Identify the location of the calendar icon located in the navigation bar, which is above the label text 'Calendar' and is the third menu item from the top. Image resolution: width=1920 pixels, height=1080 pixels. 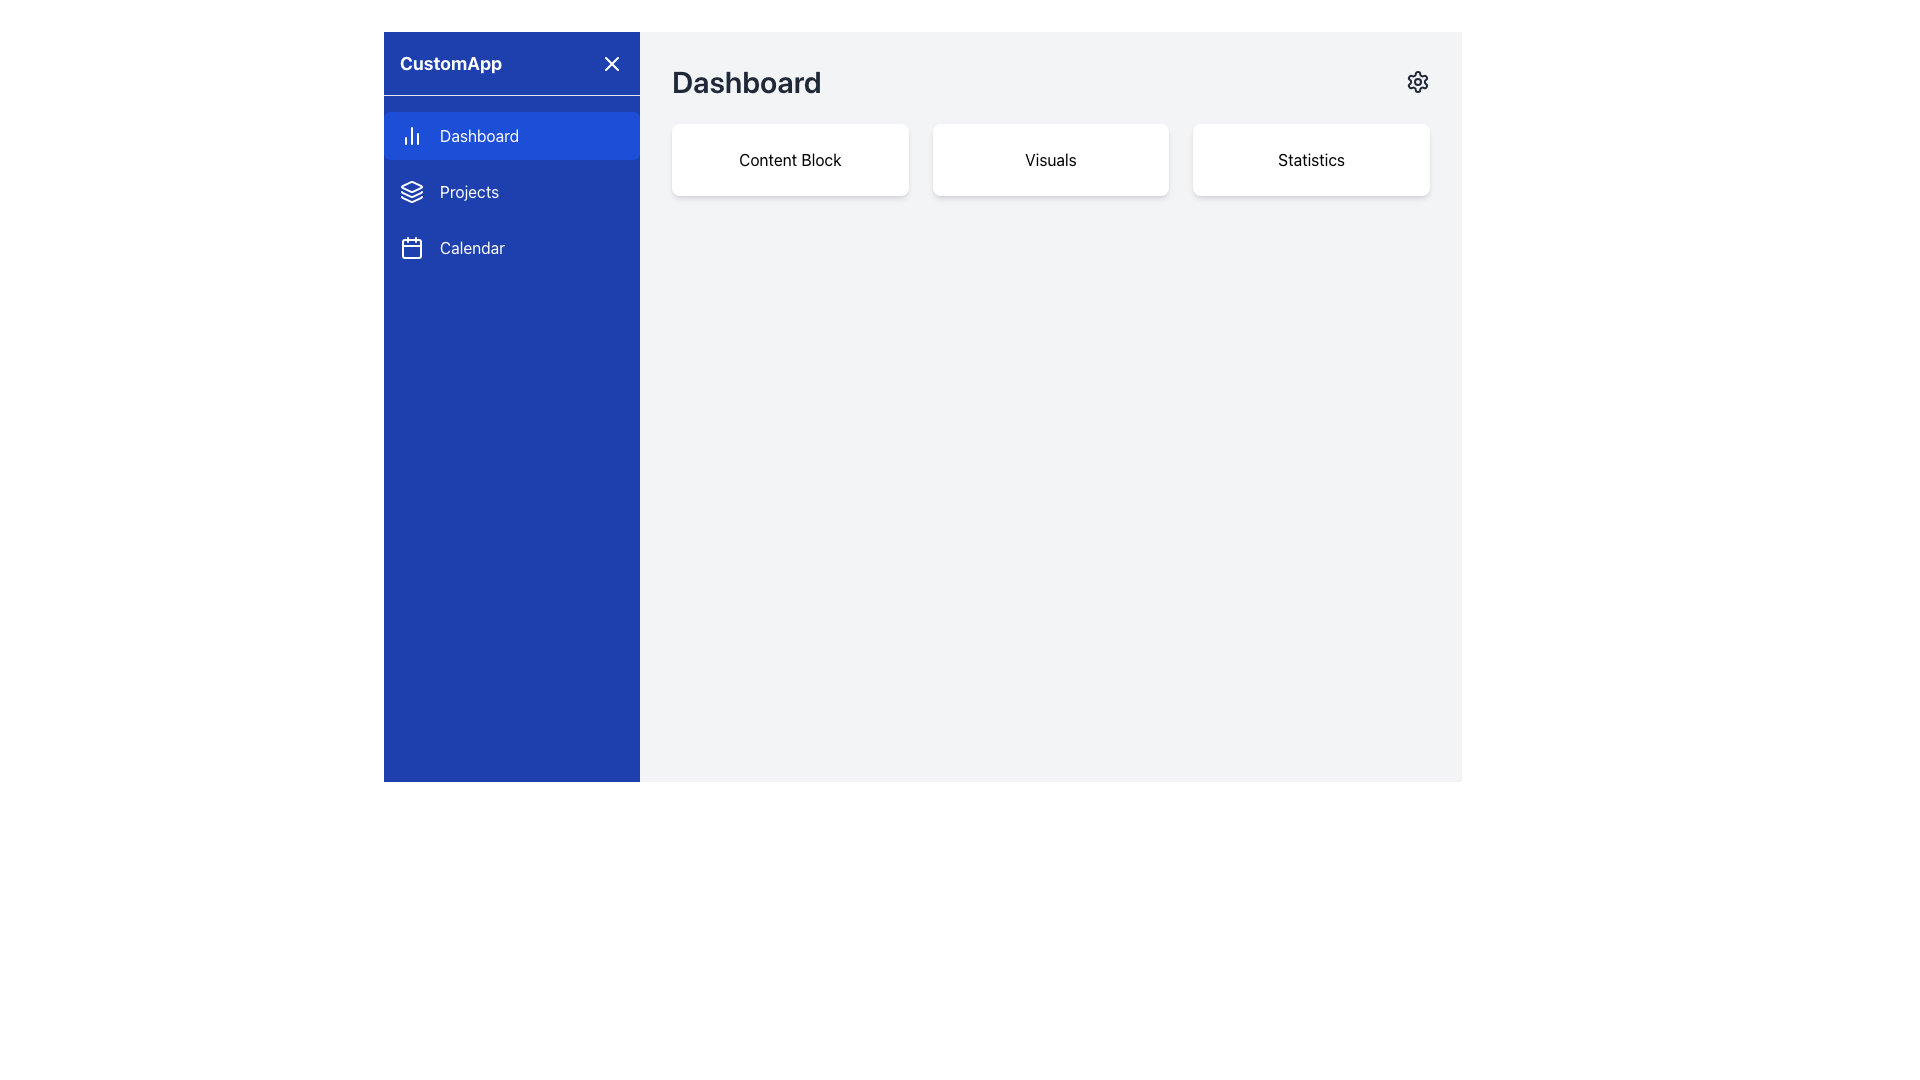
(411, 246).